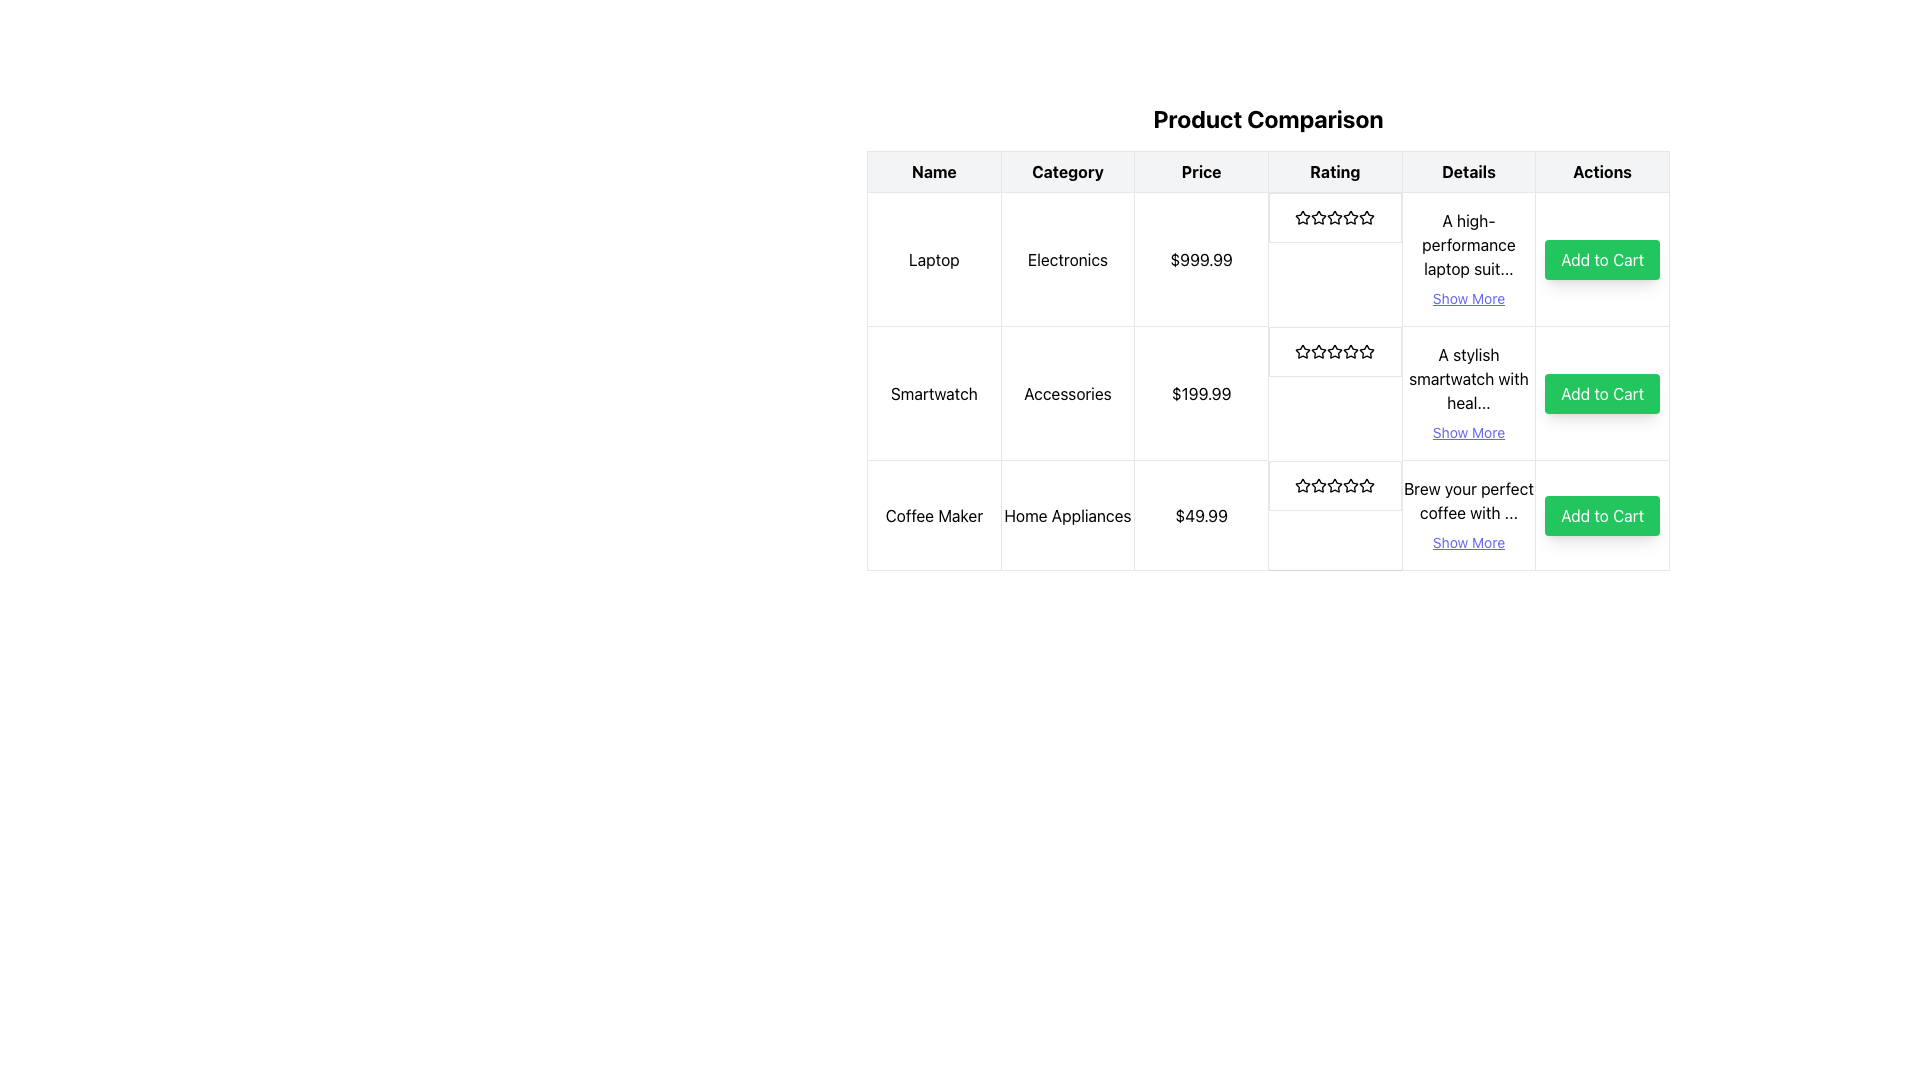 This screenshot has width=1920, height=1080. I want to click on the fourth star in the series of five stars representing the rating for the 'Coffee Maker' product, so click(1351, 485).